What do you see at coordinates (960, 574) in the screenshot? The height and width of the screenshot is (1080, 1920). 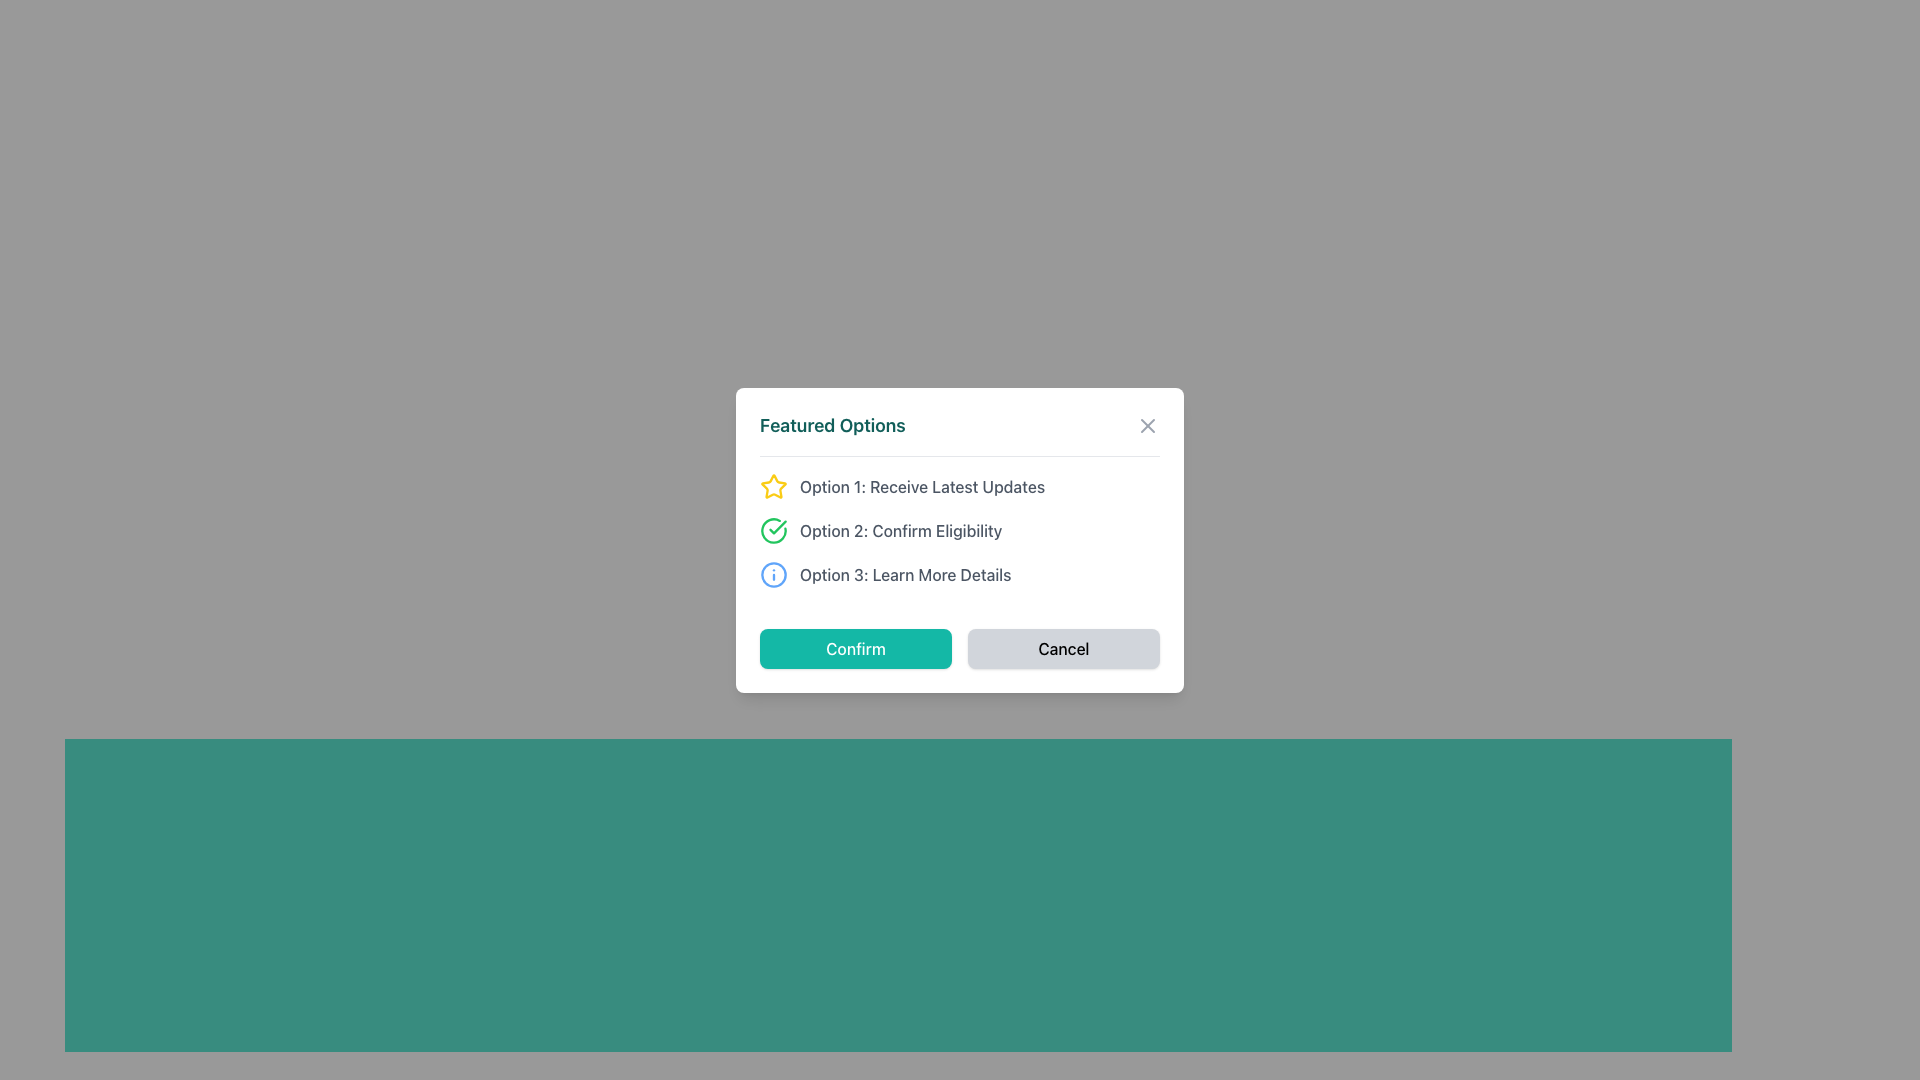 I see `the informational icon text label that allows users` at bounding box center [960, 574].